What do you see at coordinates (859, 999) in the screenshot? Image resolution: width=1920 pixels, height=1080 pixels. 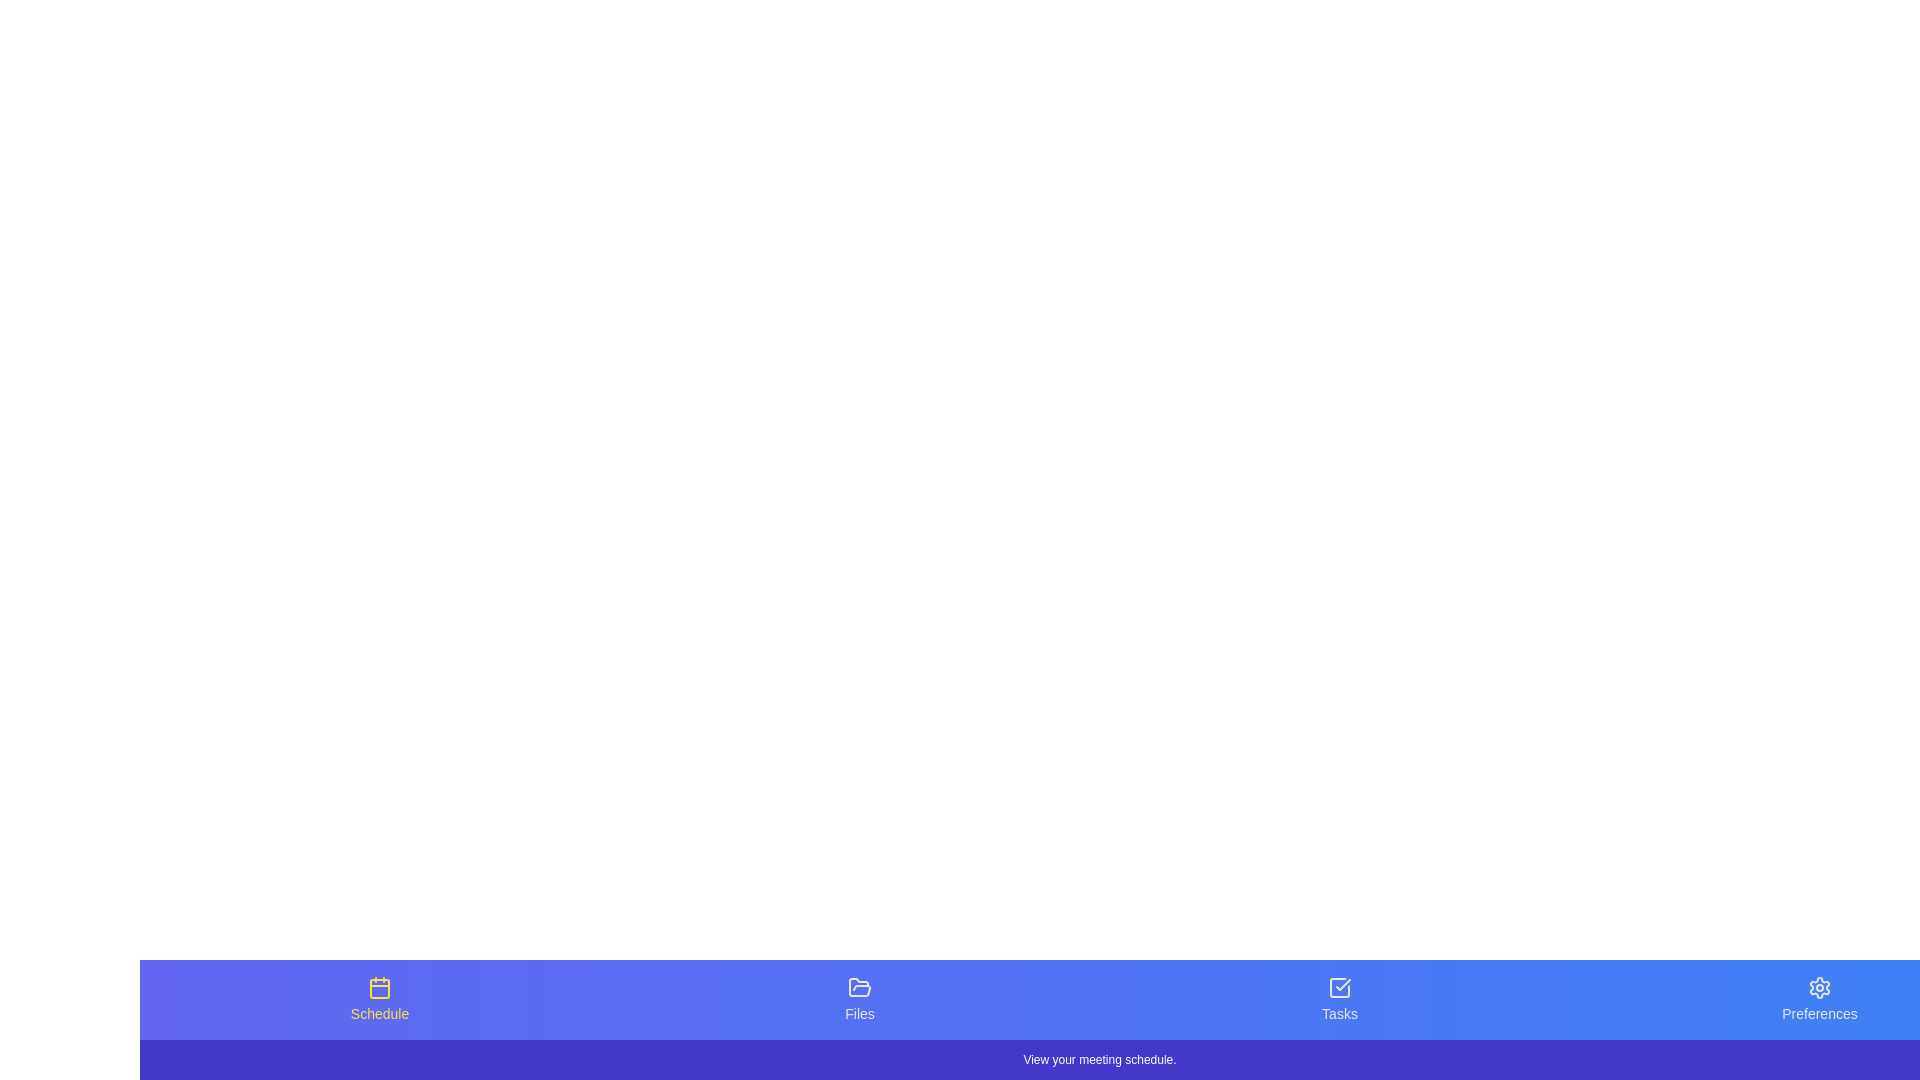 I see `the tab icon labeled Files to see its hover effect` at bounding box center [859, 999].